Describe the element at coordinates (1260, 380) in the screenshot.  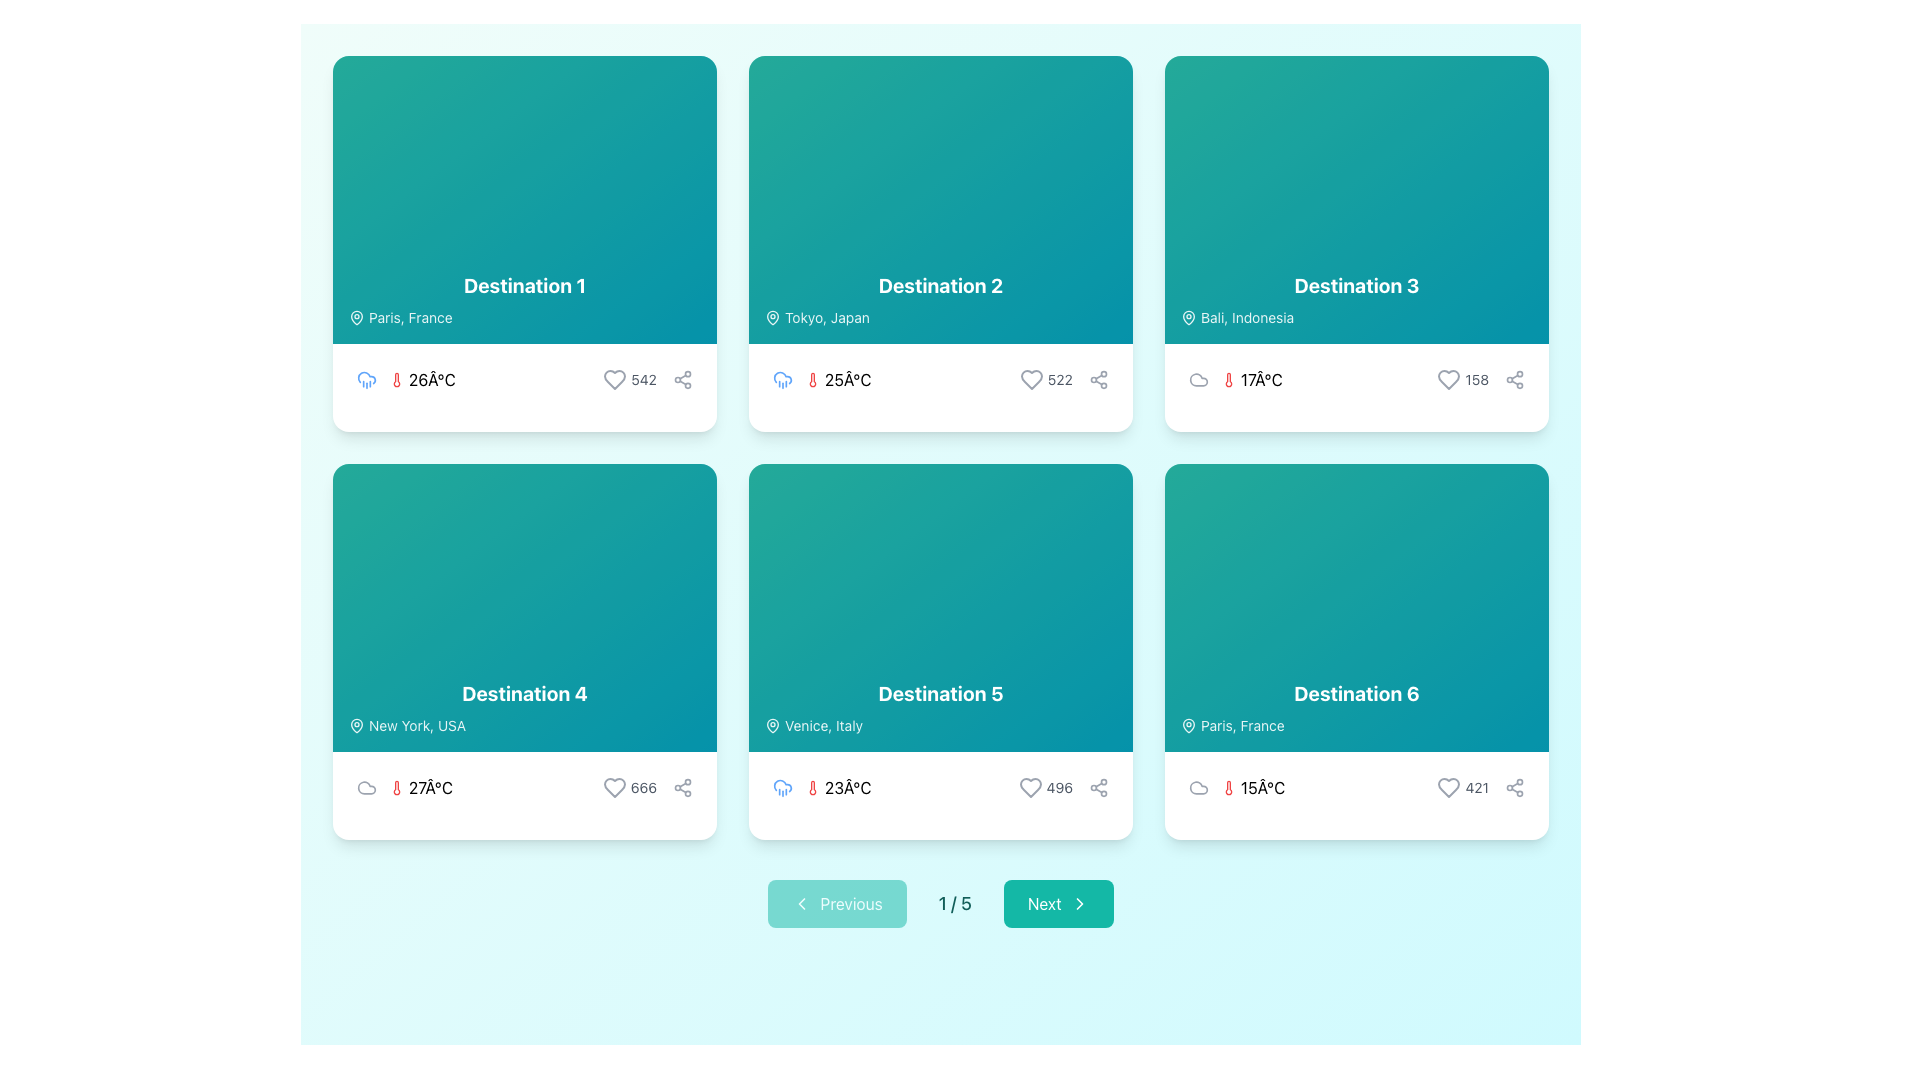
I see `the text label that displays the current temperature in Celsius for the destination 'Bali, Indonesia' within the 'Destination 3' card, located below a thermometer icon` at that location.